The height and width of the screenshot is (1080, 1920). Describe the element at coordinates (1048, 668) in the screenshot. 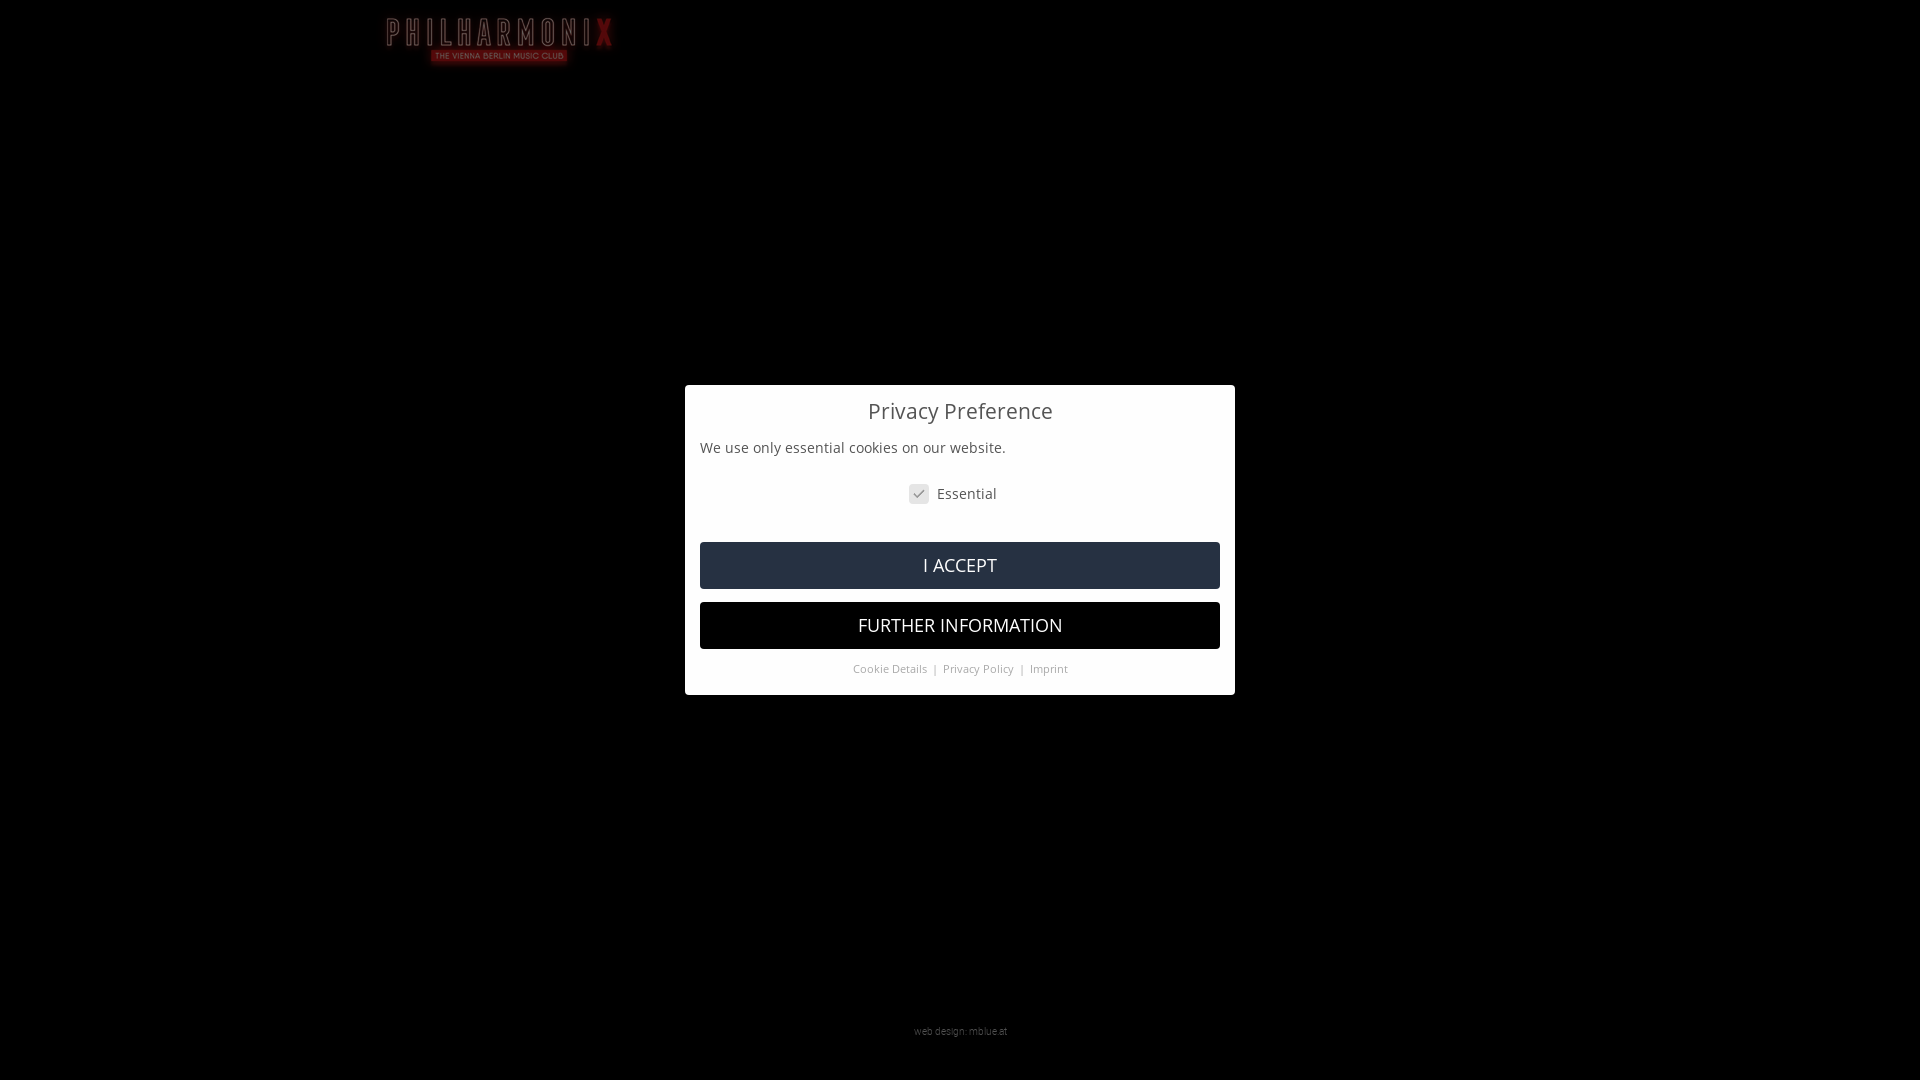

I see `'Imprint'` at that location.